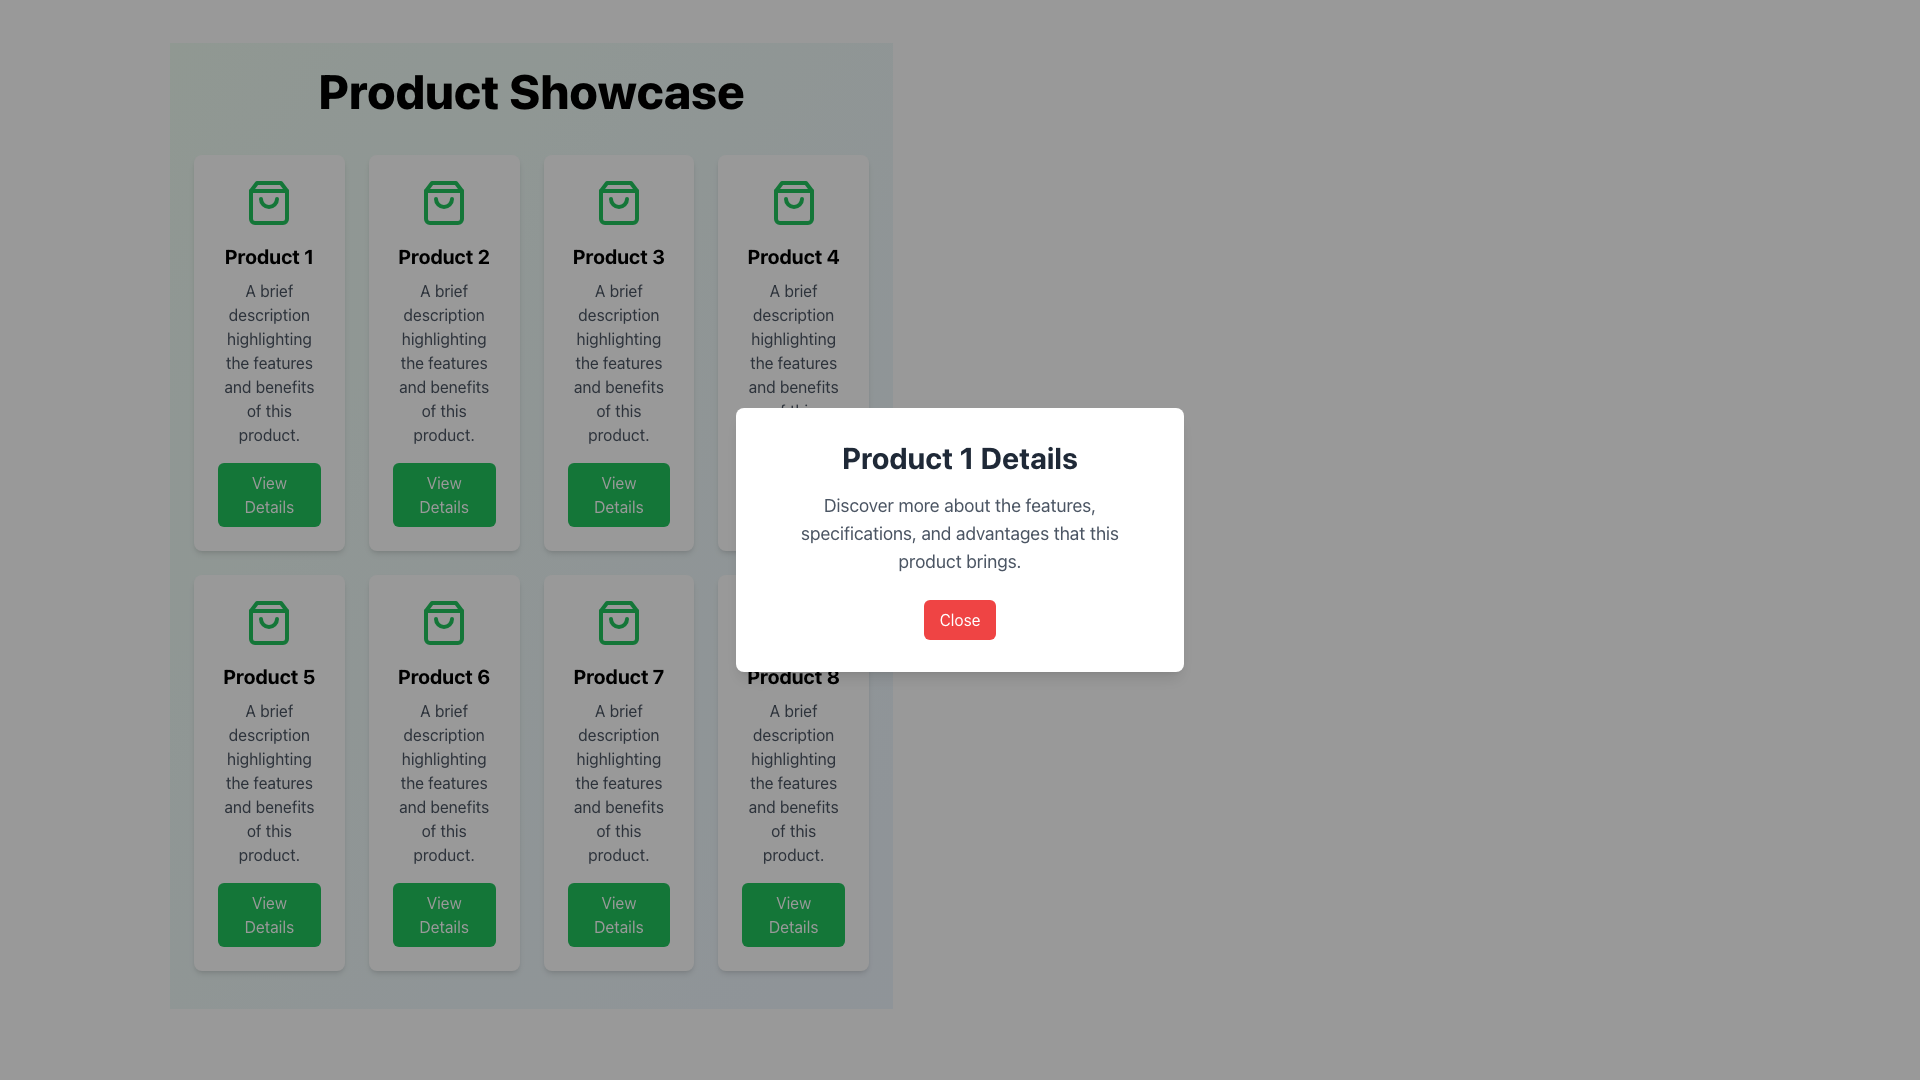 This screenshot has width=1920, height=1080. What do you see at coordinates (443, 362) in the screenshot?
I see `the text label styled with 'text-gray-600 mb-4' that contains the description 'A brief description highlighting the features and benefits of this product.', located below the title 'Product 2'` at bounding box center [443, 362].